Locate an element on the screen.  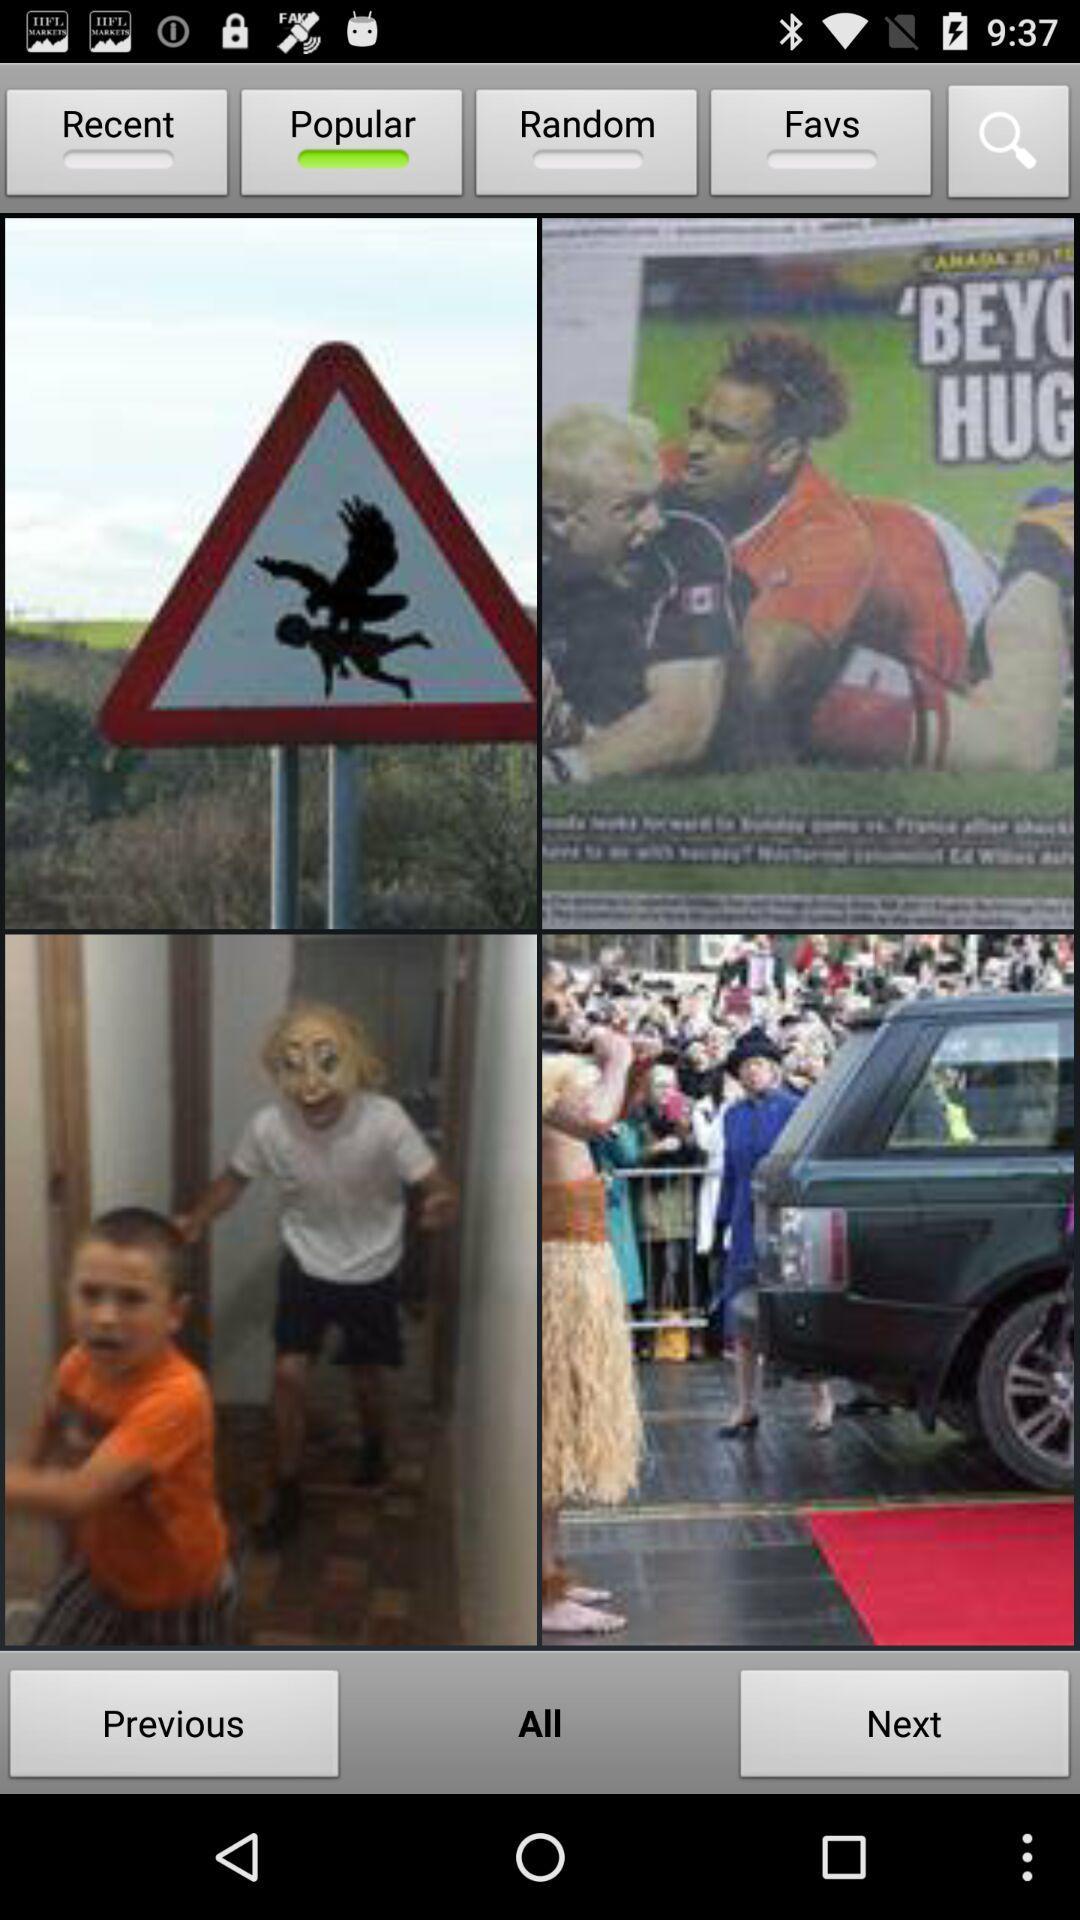
the recent item is located at coordinates (117, 146).